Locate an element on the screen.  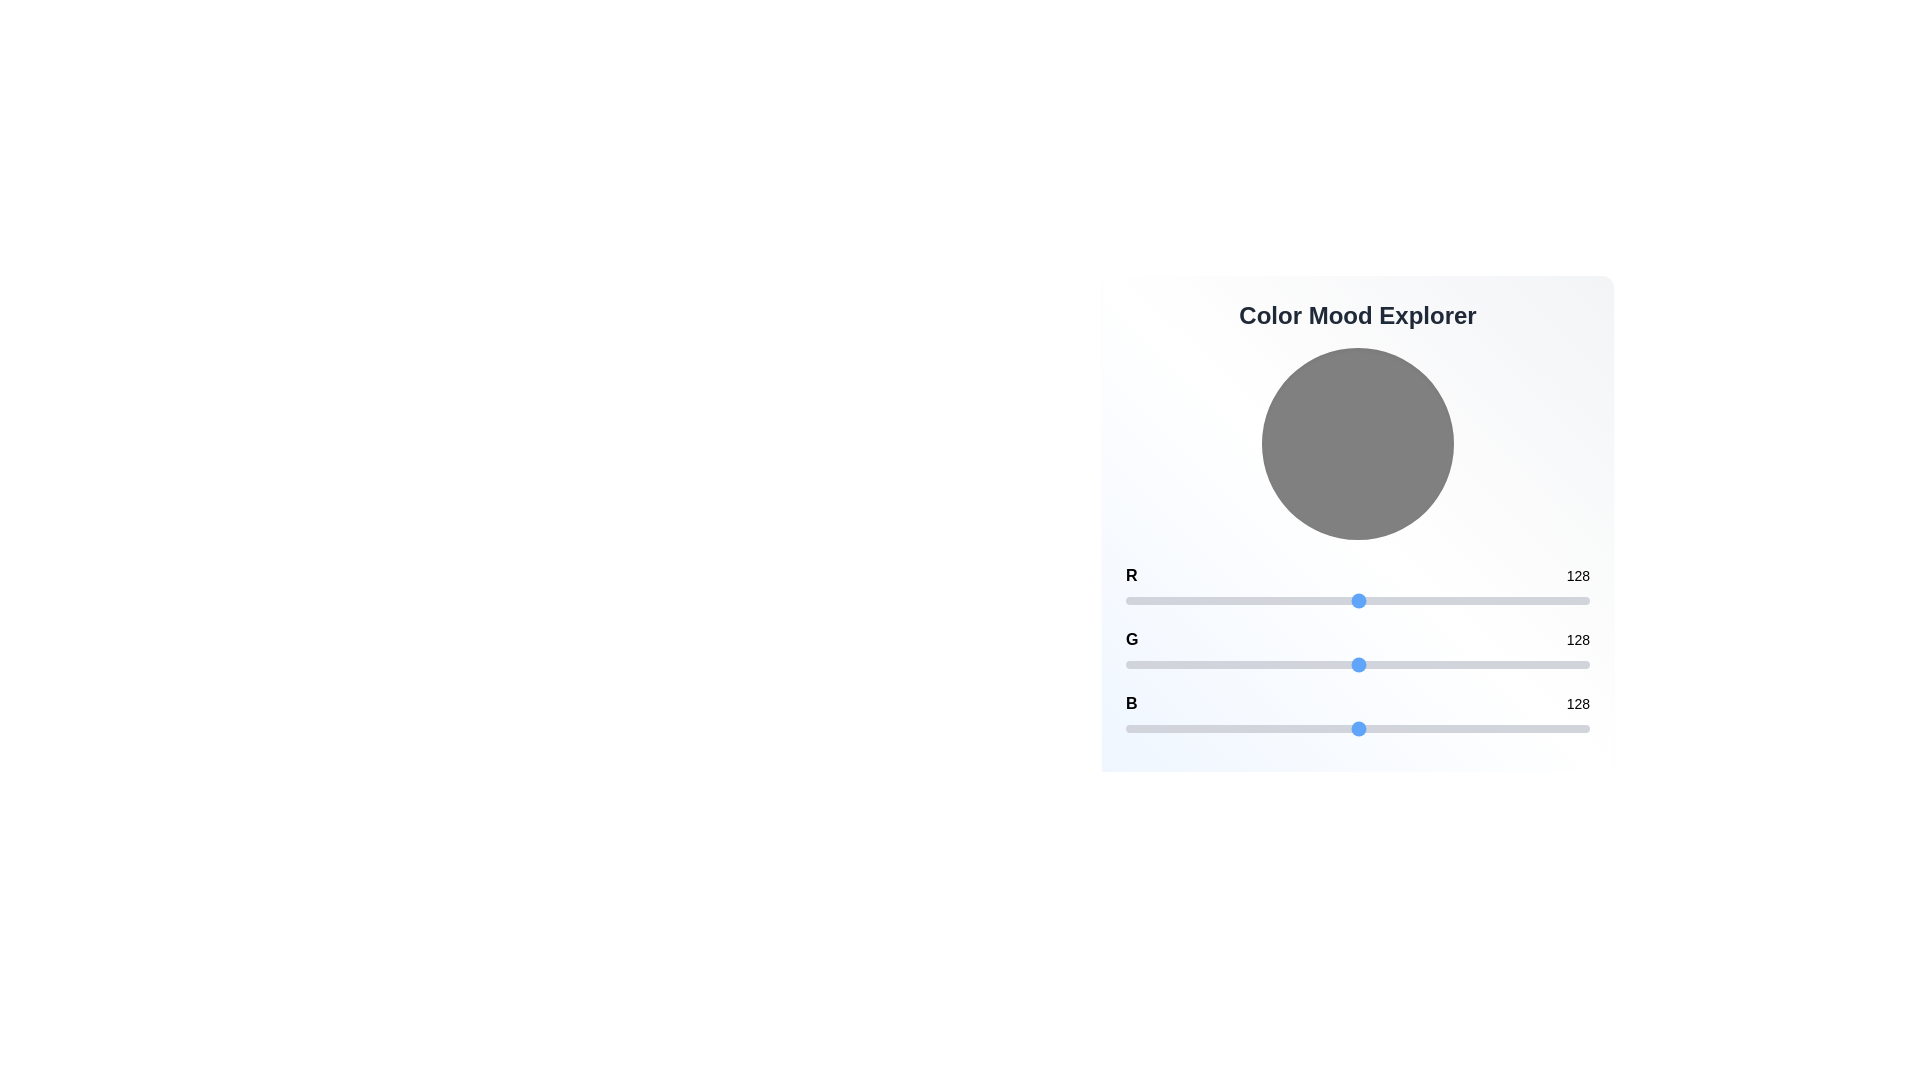
the 1 slider to set its value to 116 is located at coordinates (1337, 664).